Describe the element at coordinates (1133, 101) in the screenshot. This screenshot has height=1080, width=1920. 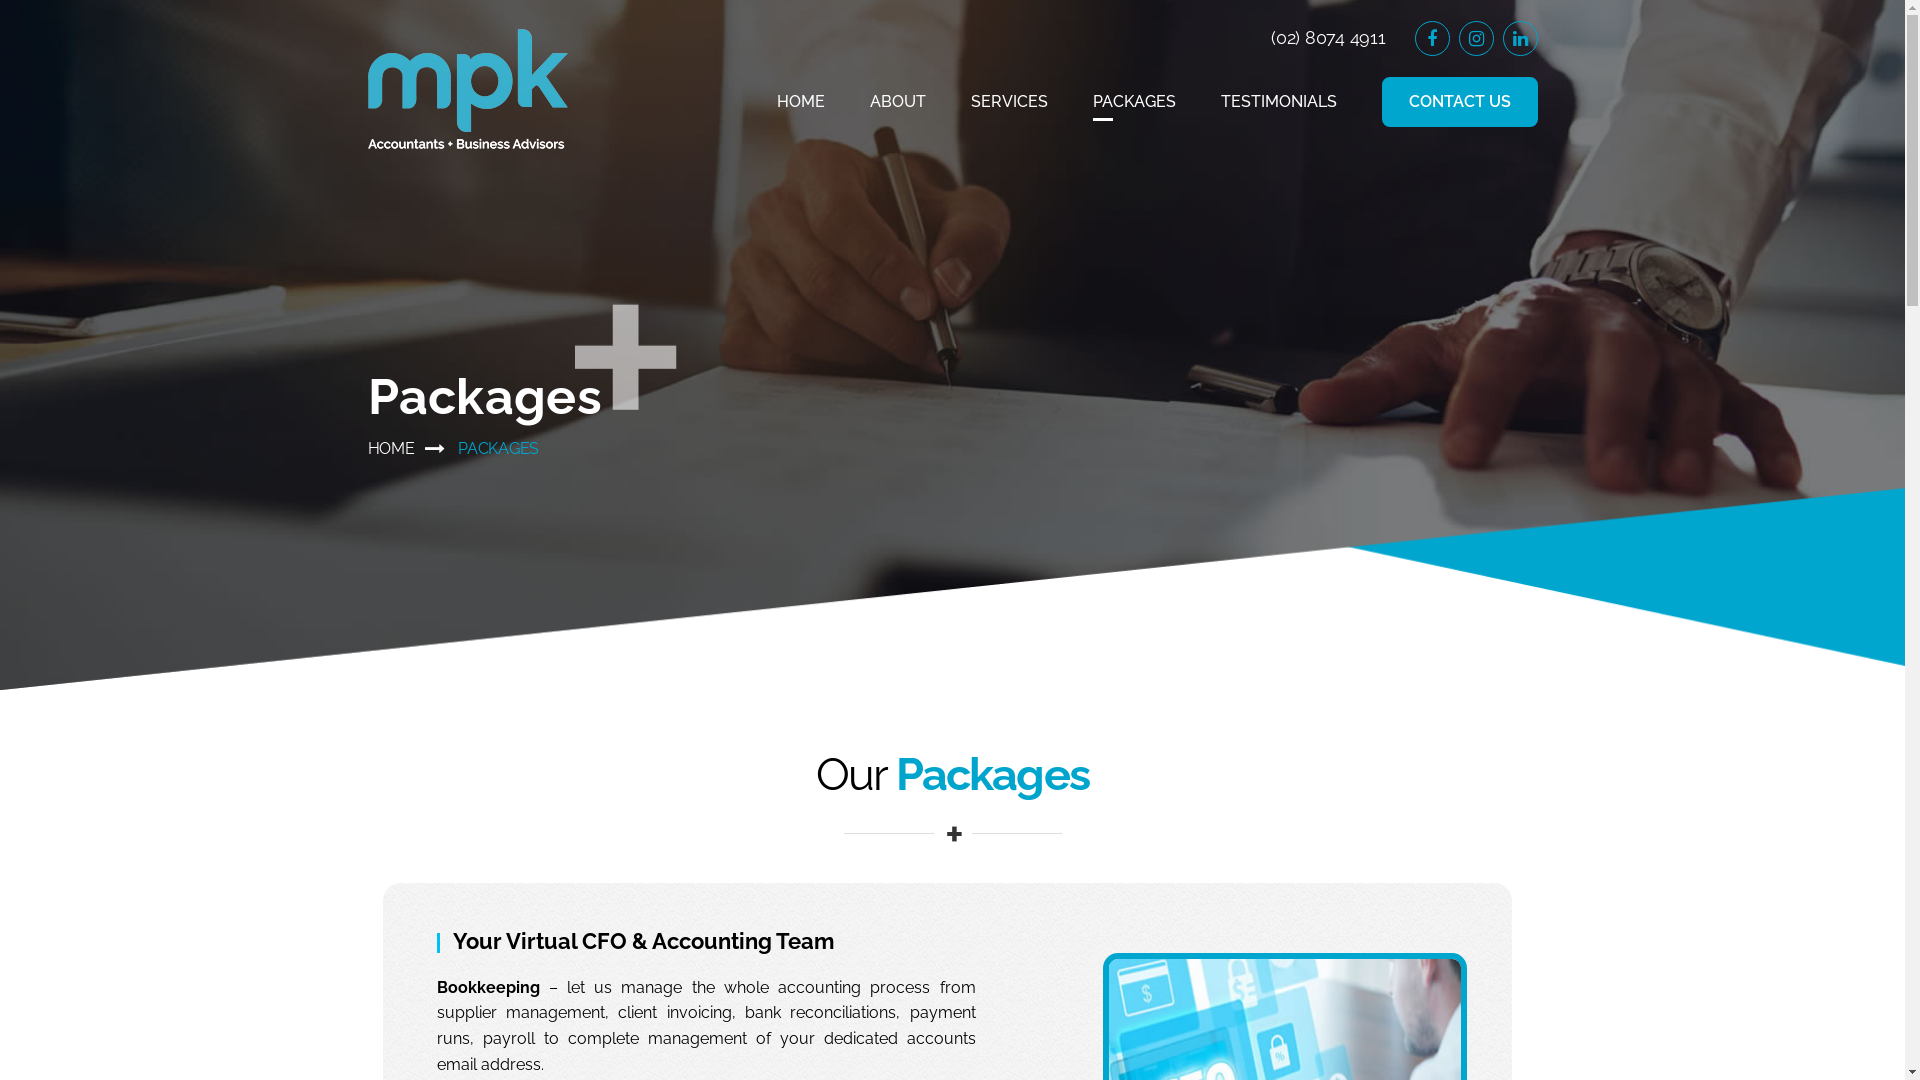
I see `'PACKAGES'` at that location.